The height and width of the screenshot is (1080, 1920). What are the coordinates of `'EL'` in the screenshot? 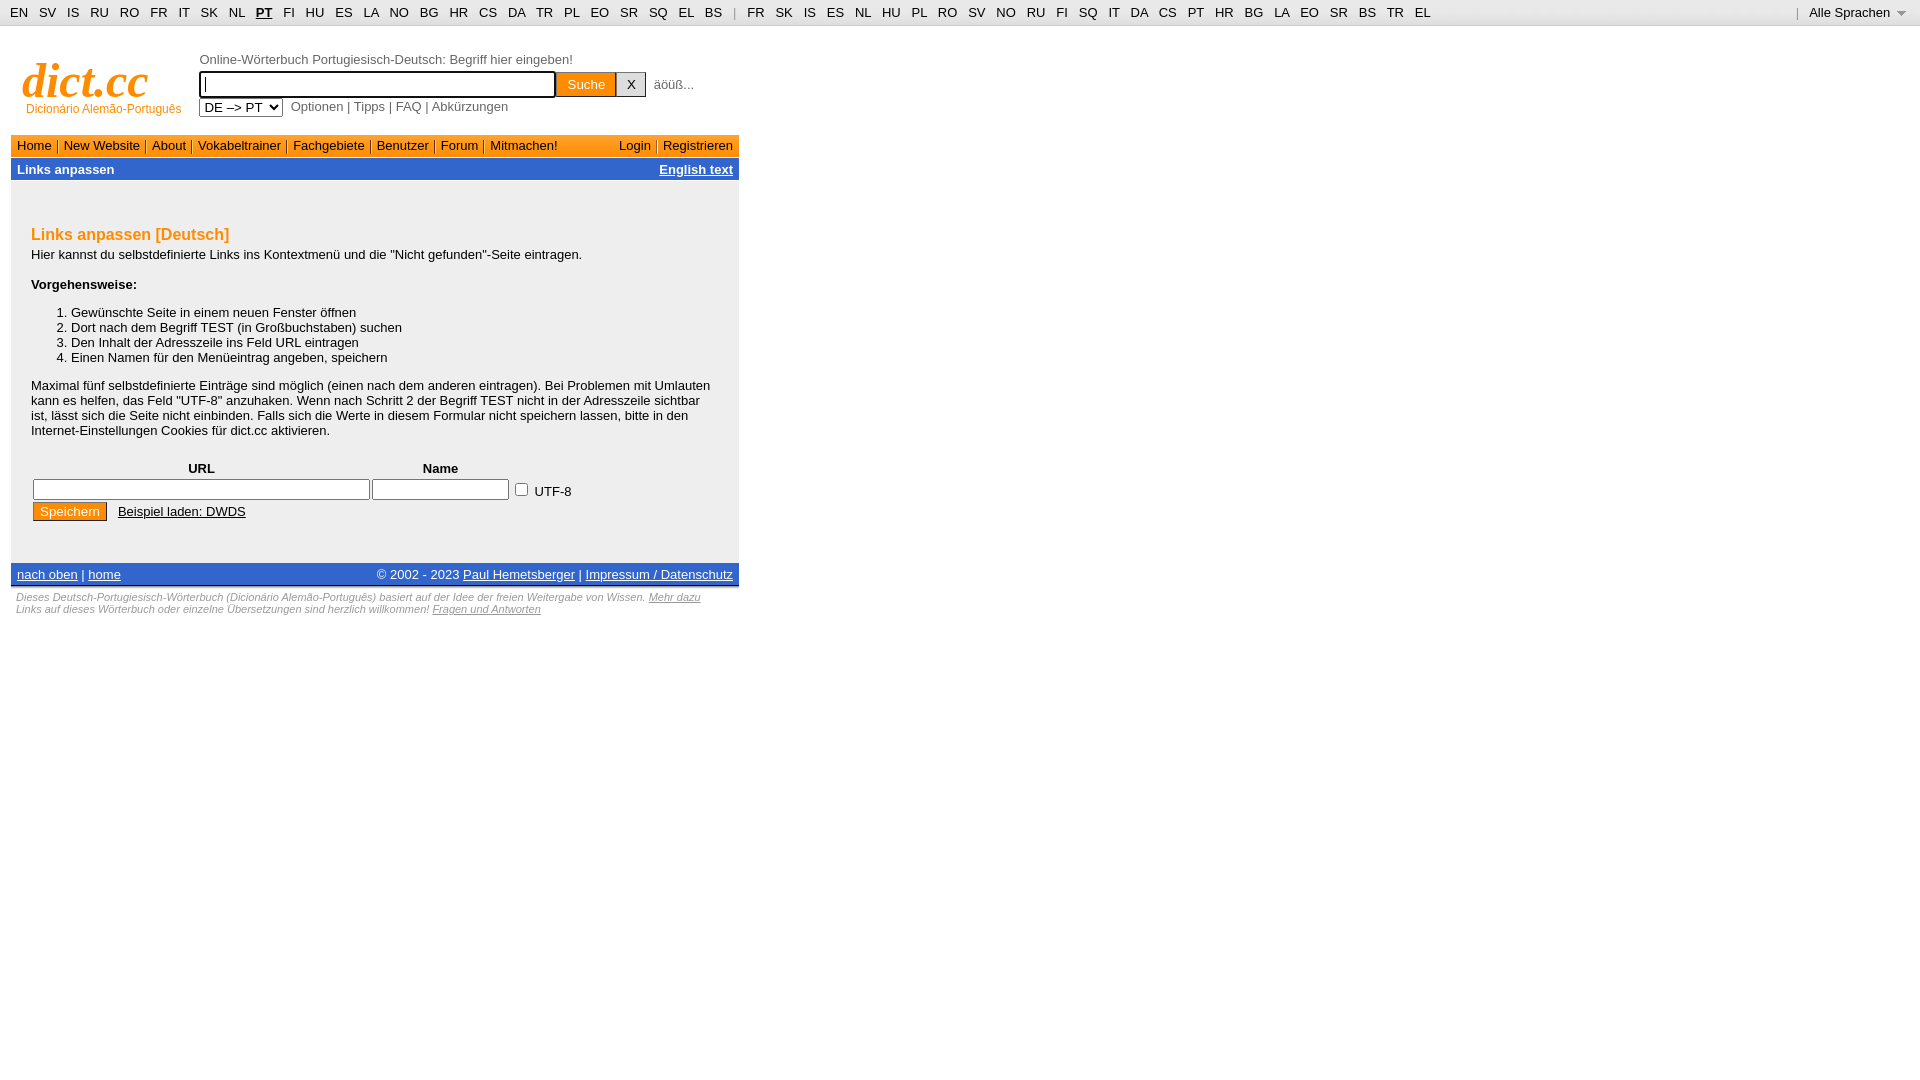 It's located at (686, 12).